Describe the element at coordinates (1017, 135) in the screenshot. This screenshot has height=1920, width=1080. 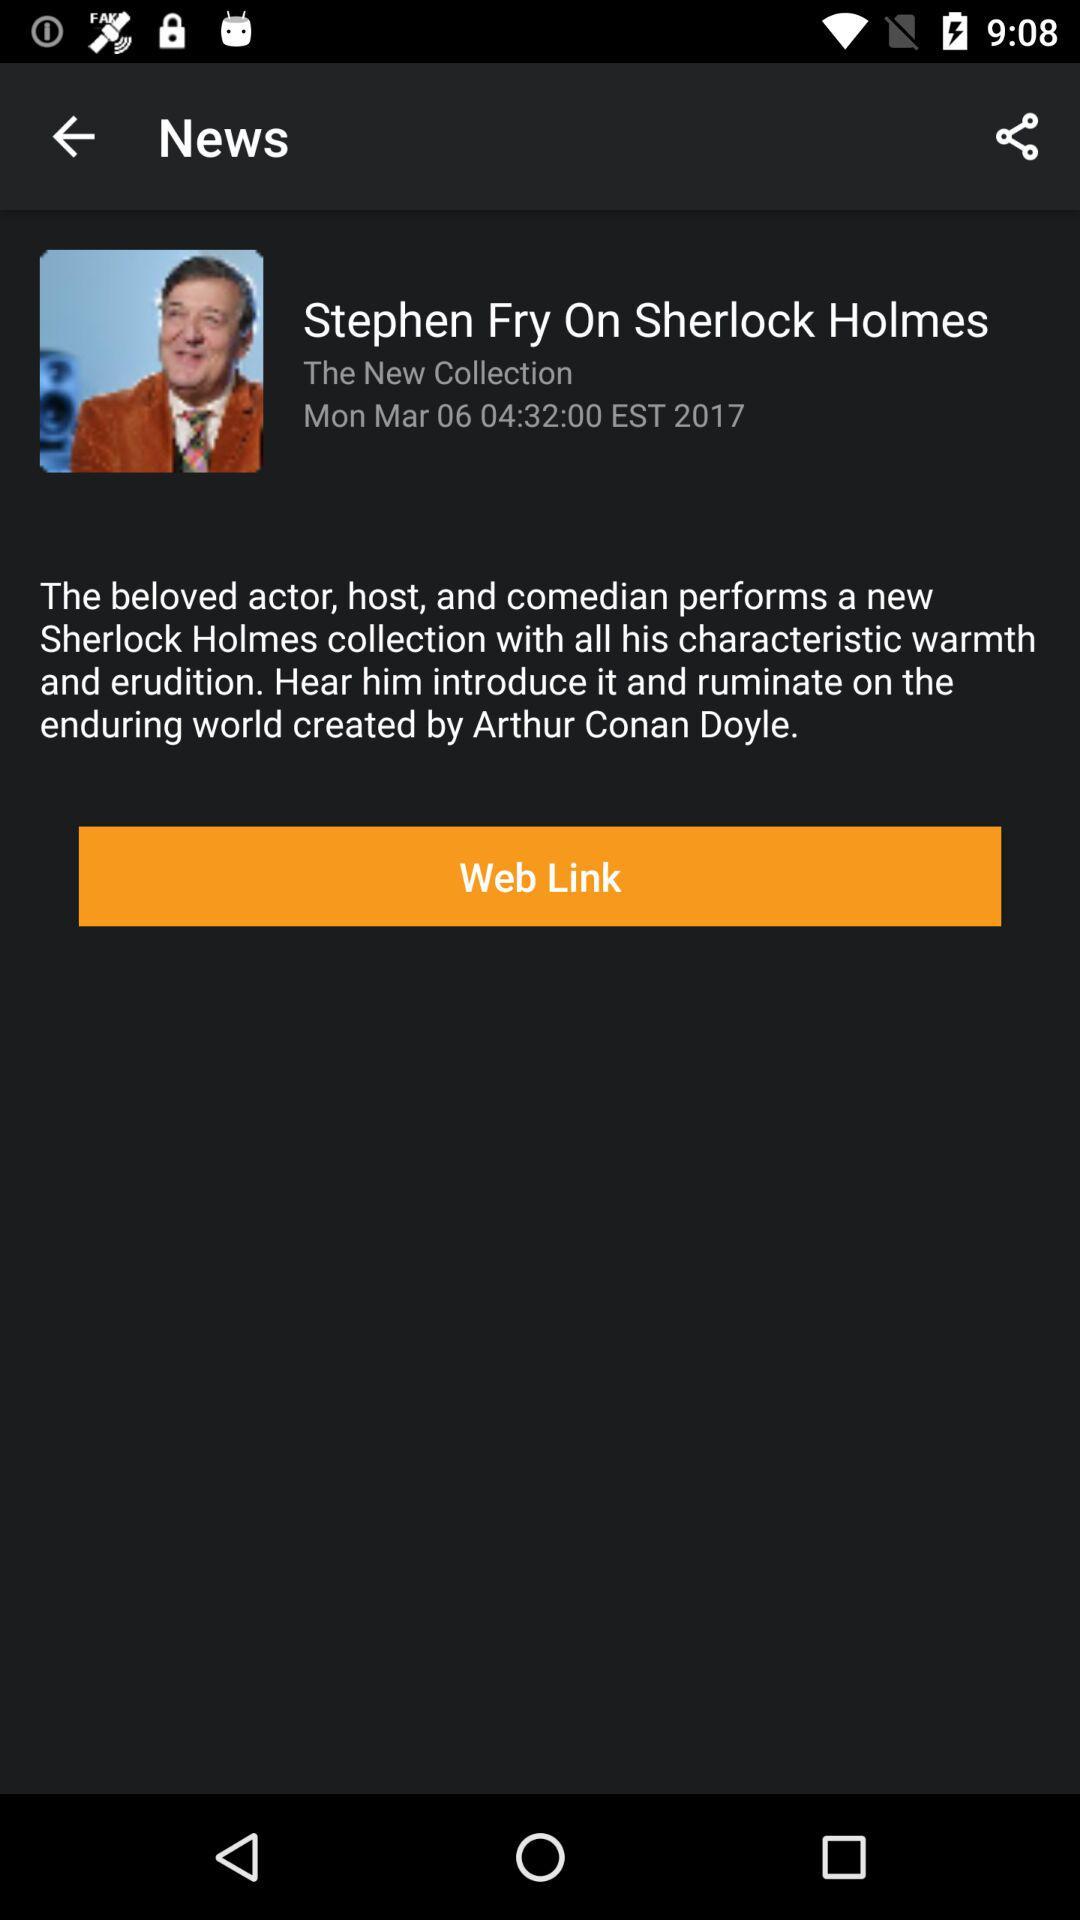
I see `icon above stephen fry on item` at that location.